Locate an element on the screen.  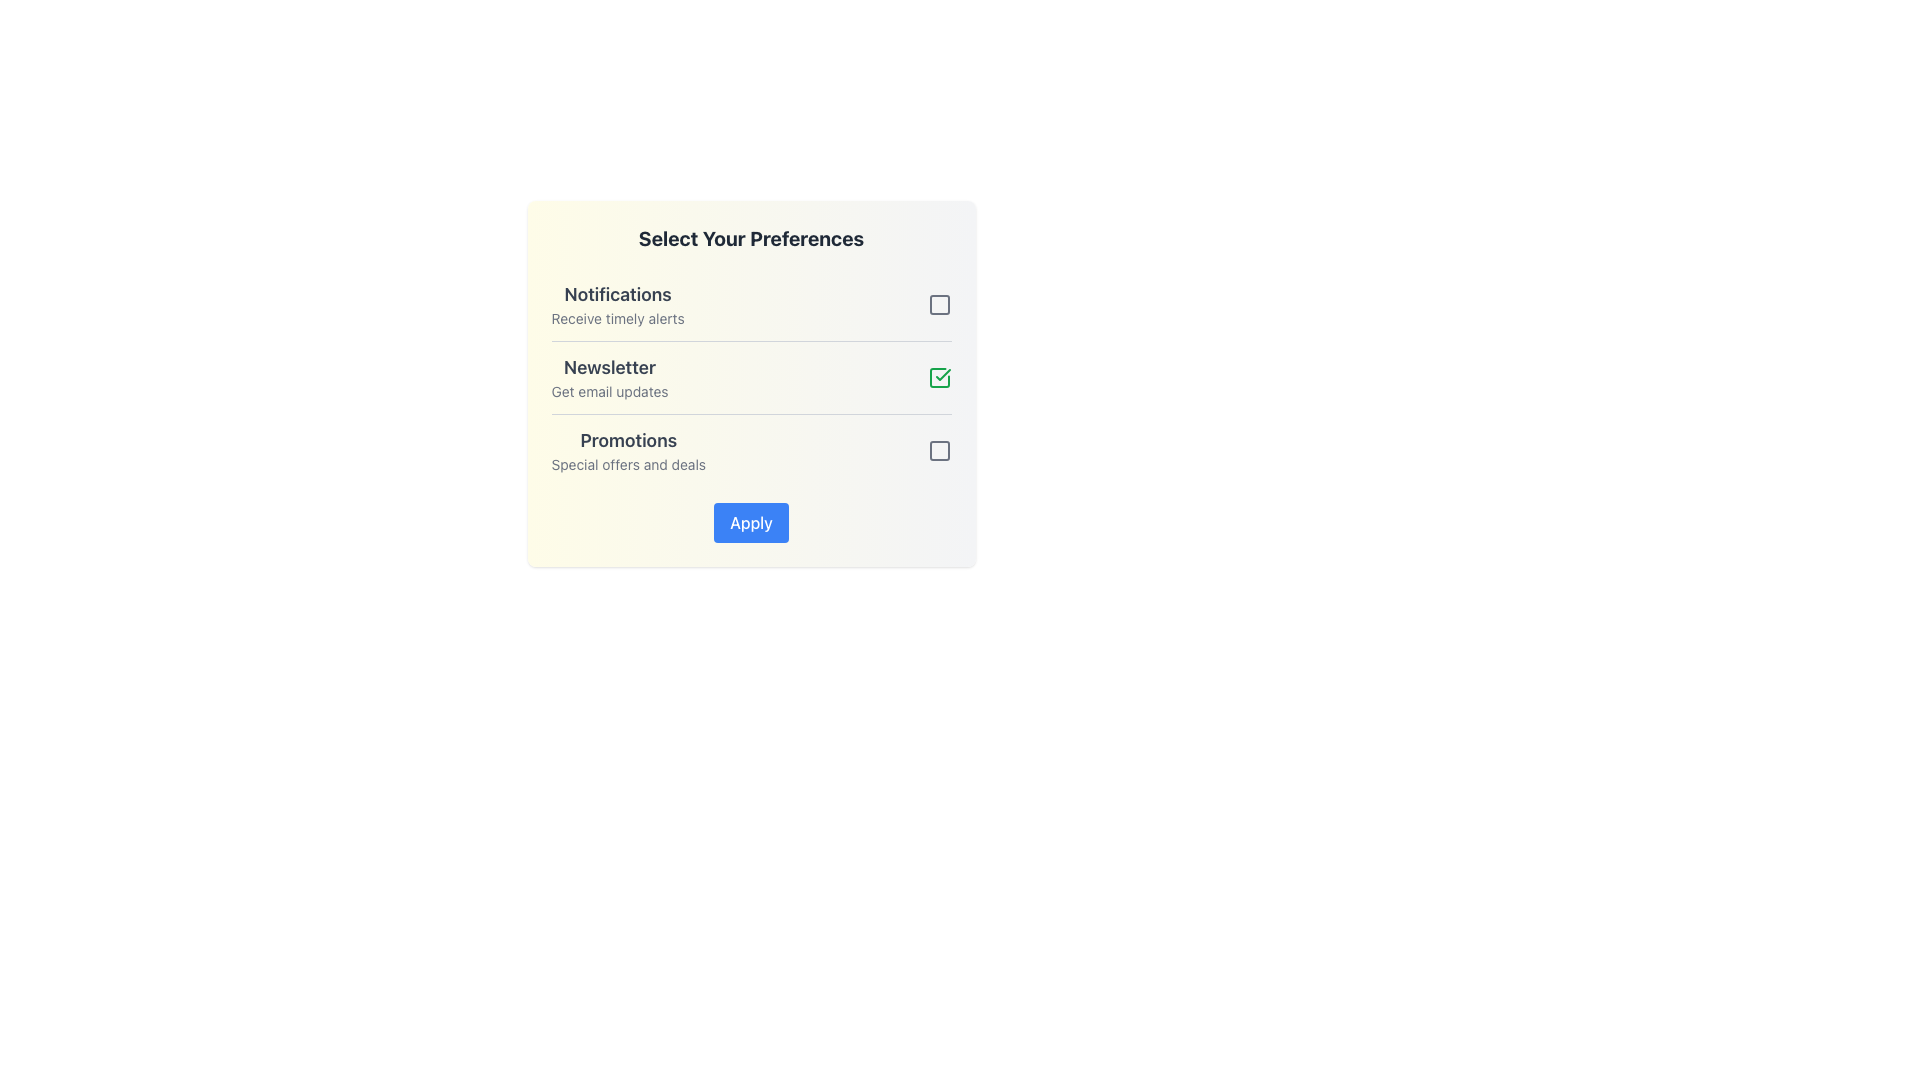
the Interactive Checkbox for 'Promotions' option in the 'Select Your Preferences' section to provide visual feedback is located at coordinates (938, 451).